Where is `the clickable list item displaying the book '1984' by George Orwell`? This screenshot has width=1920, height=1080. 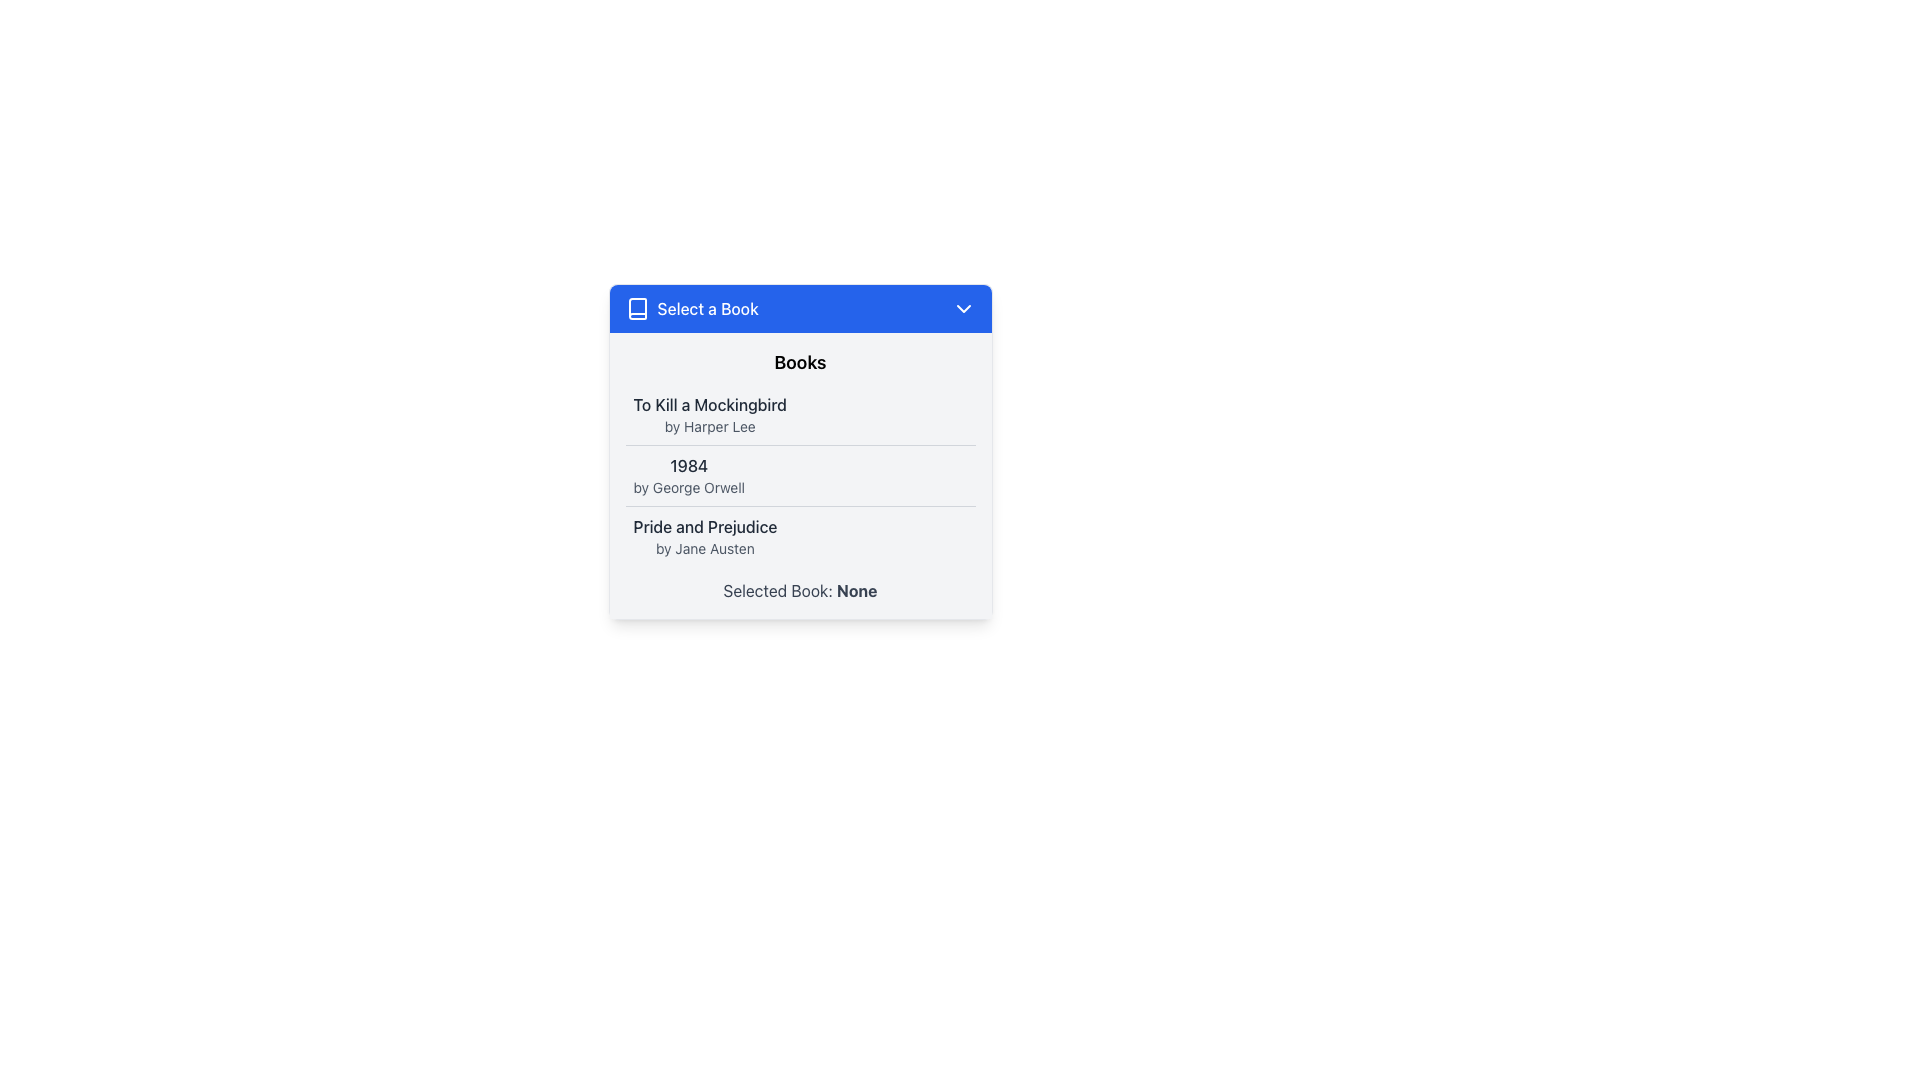 the clickable list item displaying the book '1984' by George Orwell is located at coordinates (800, 475).